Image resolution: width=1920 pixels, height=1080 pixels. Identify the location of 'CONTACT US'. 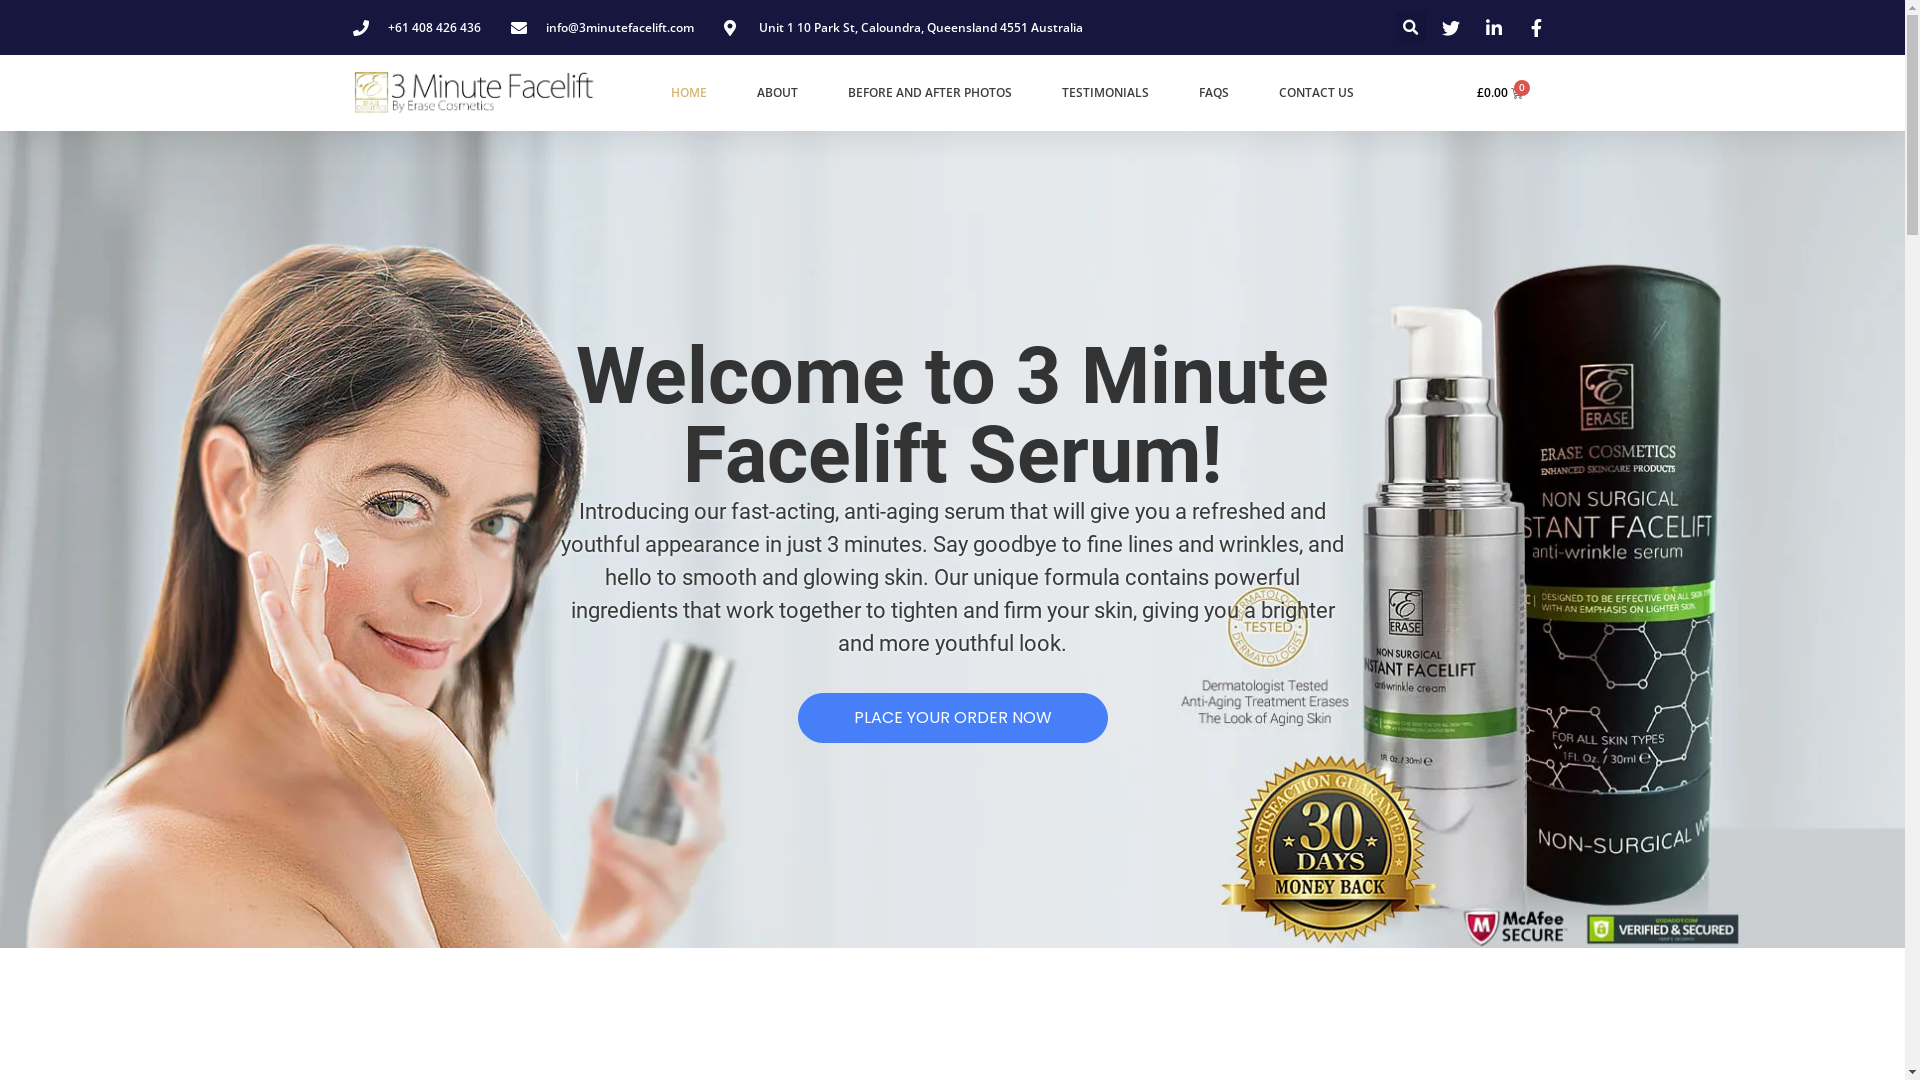
(1316, 92).